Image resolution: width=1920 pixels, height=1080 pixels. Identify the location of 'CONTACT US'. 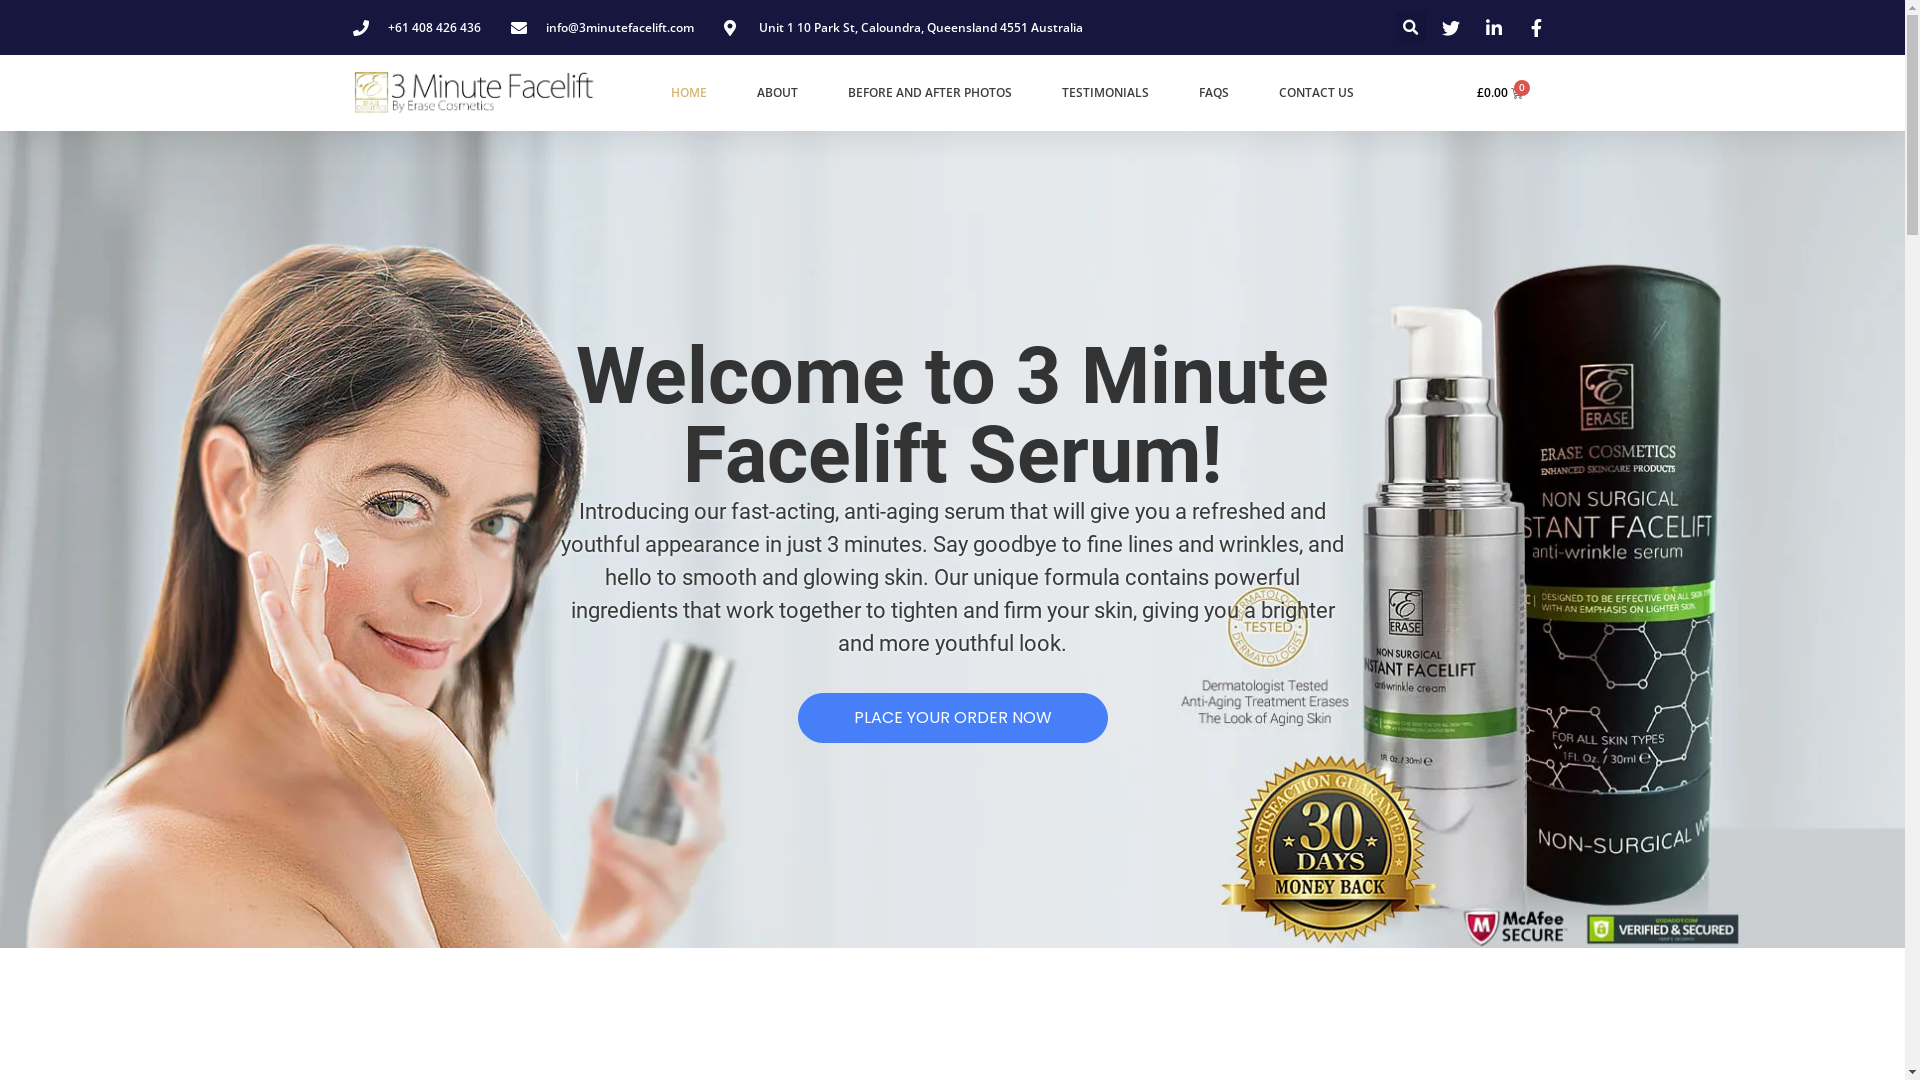
(1316, 92).